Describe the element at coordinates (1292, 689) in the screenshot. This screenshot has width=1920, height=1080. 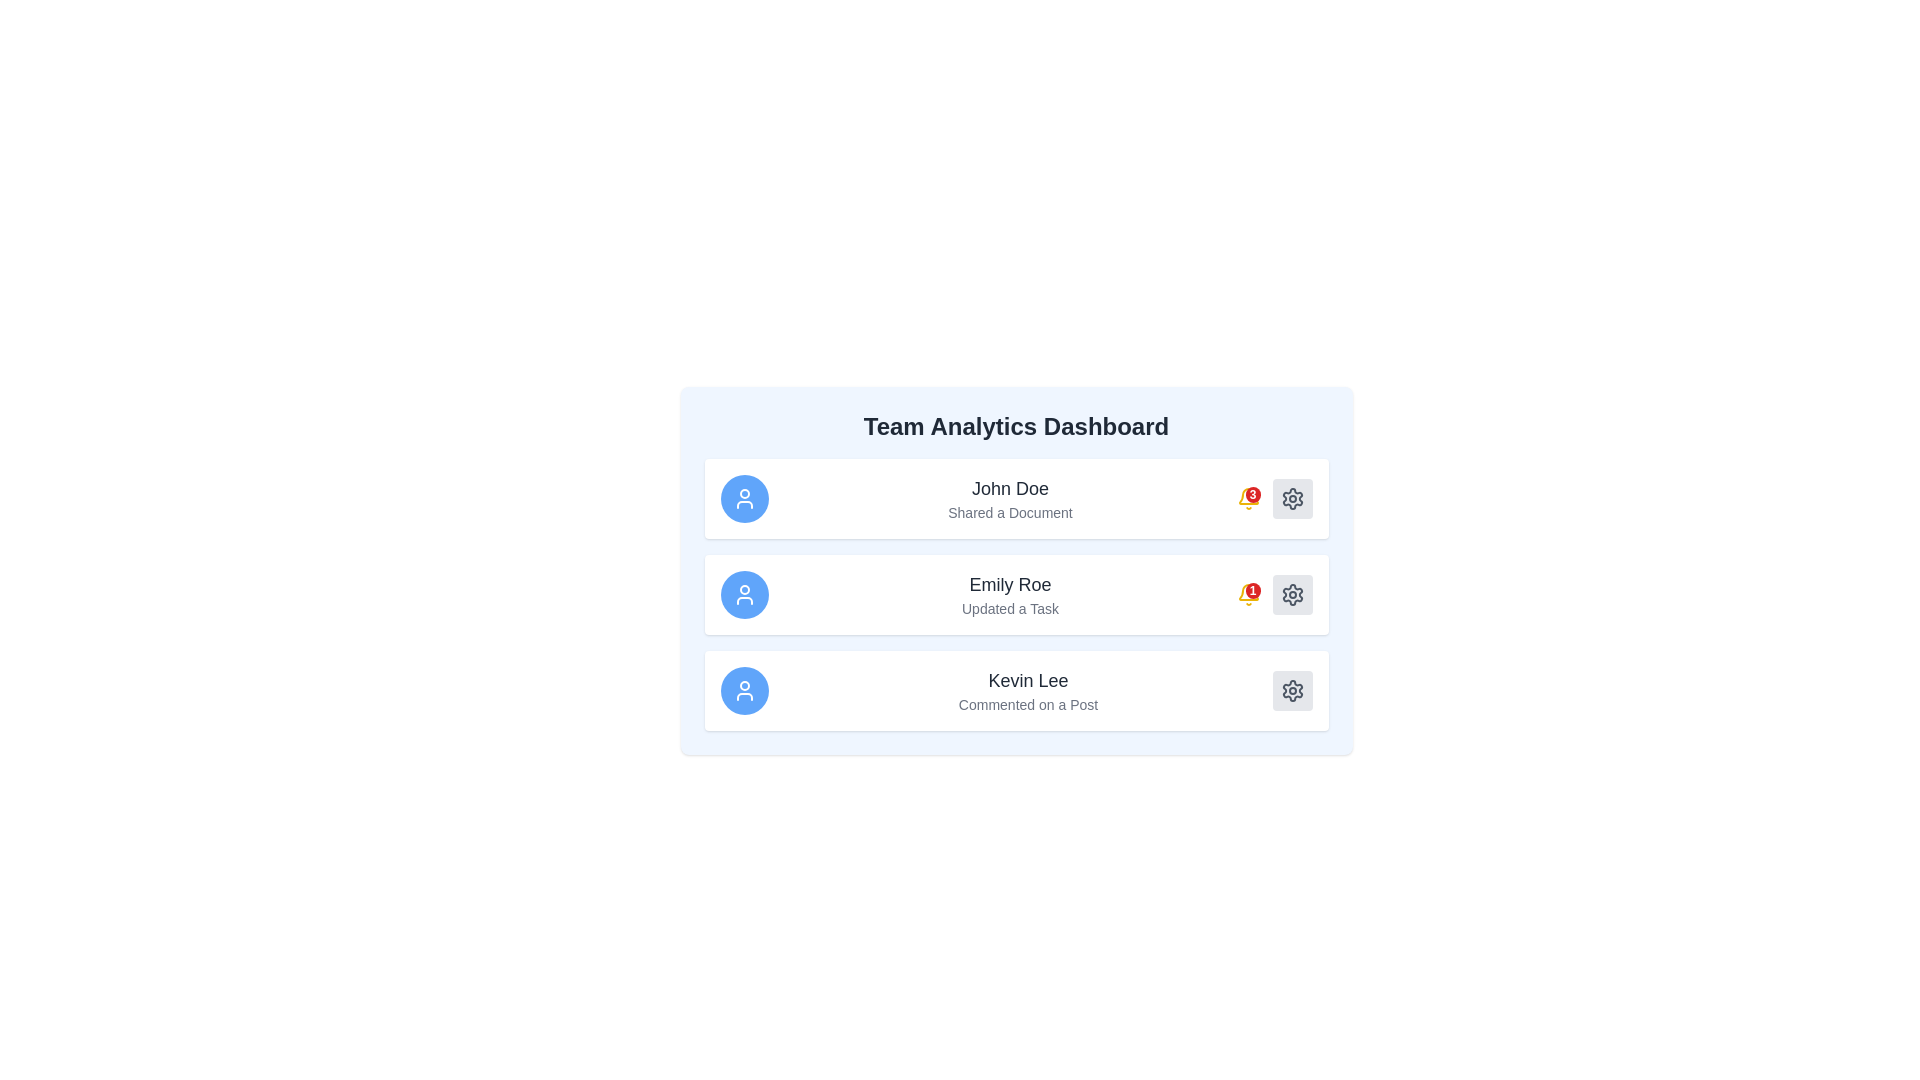
I see `the settings button located in the third row next to user Kevin Lee's information box` at that location.